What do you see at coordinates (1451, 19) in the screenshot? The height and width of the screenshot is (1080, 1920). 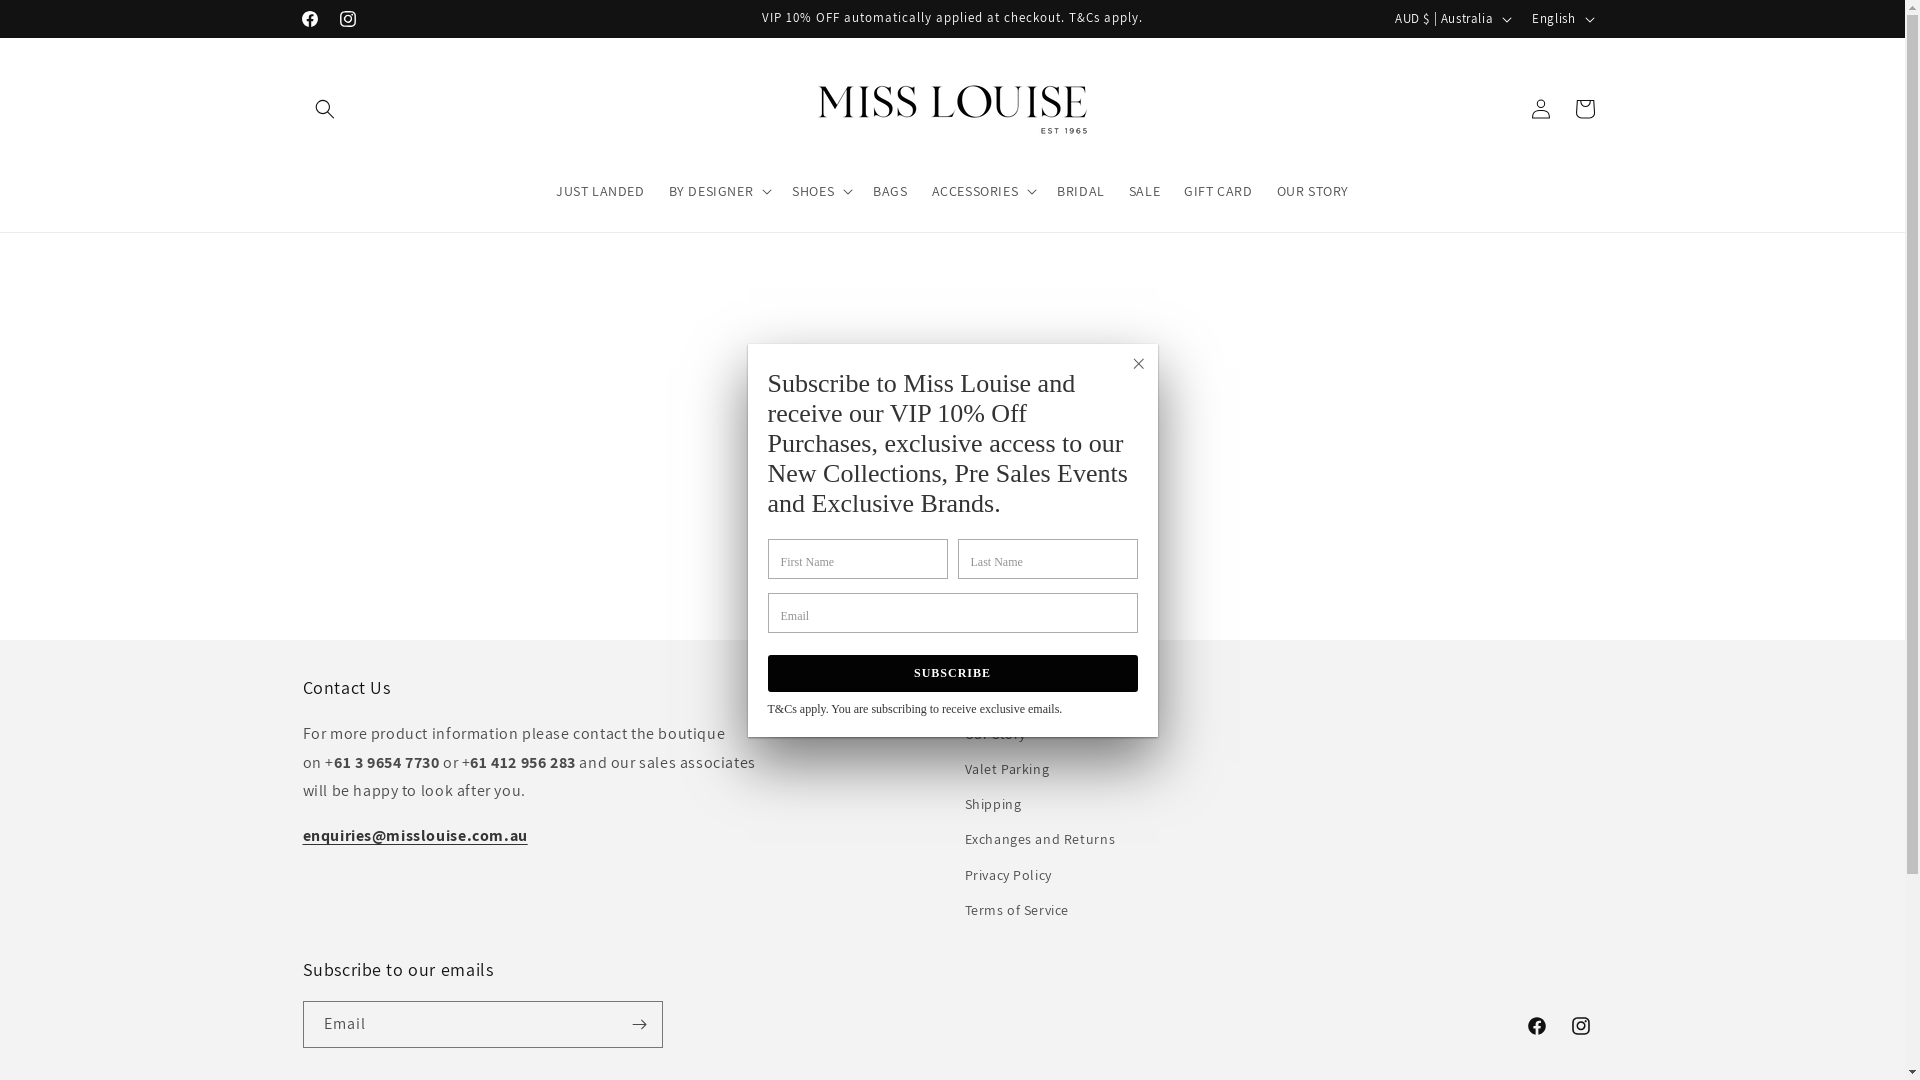 I see `'AUD $ | Australia'` at bounding box center [1451, 19].